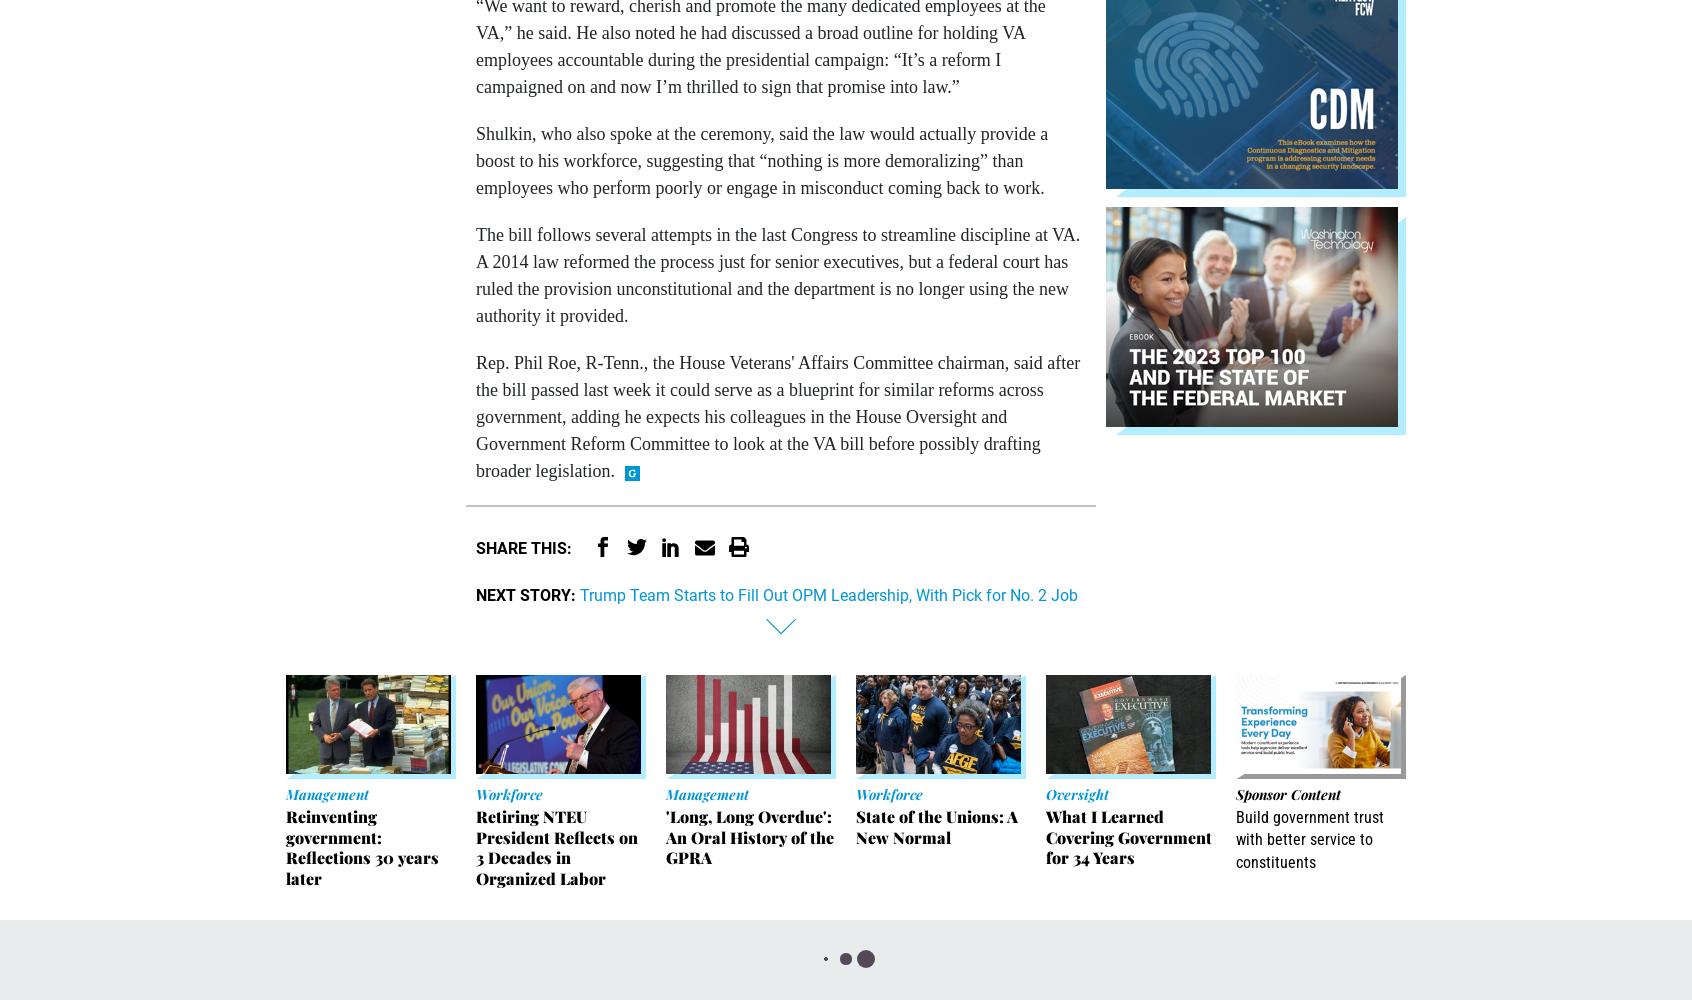 The image size is (1692, 1000). Describe the element at coordinates (1128, 835) in the screenshot. I see `'What I Learned Covering Government for 34 Years'` at that location.